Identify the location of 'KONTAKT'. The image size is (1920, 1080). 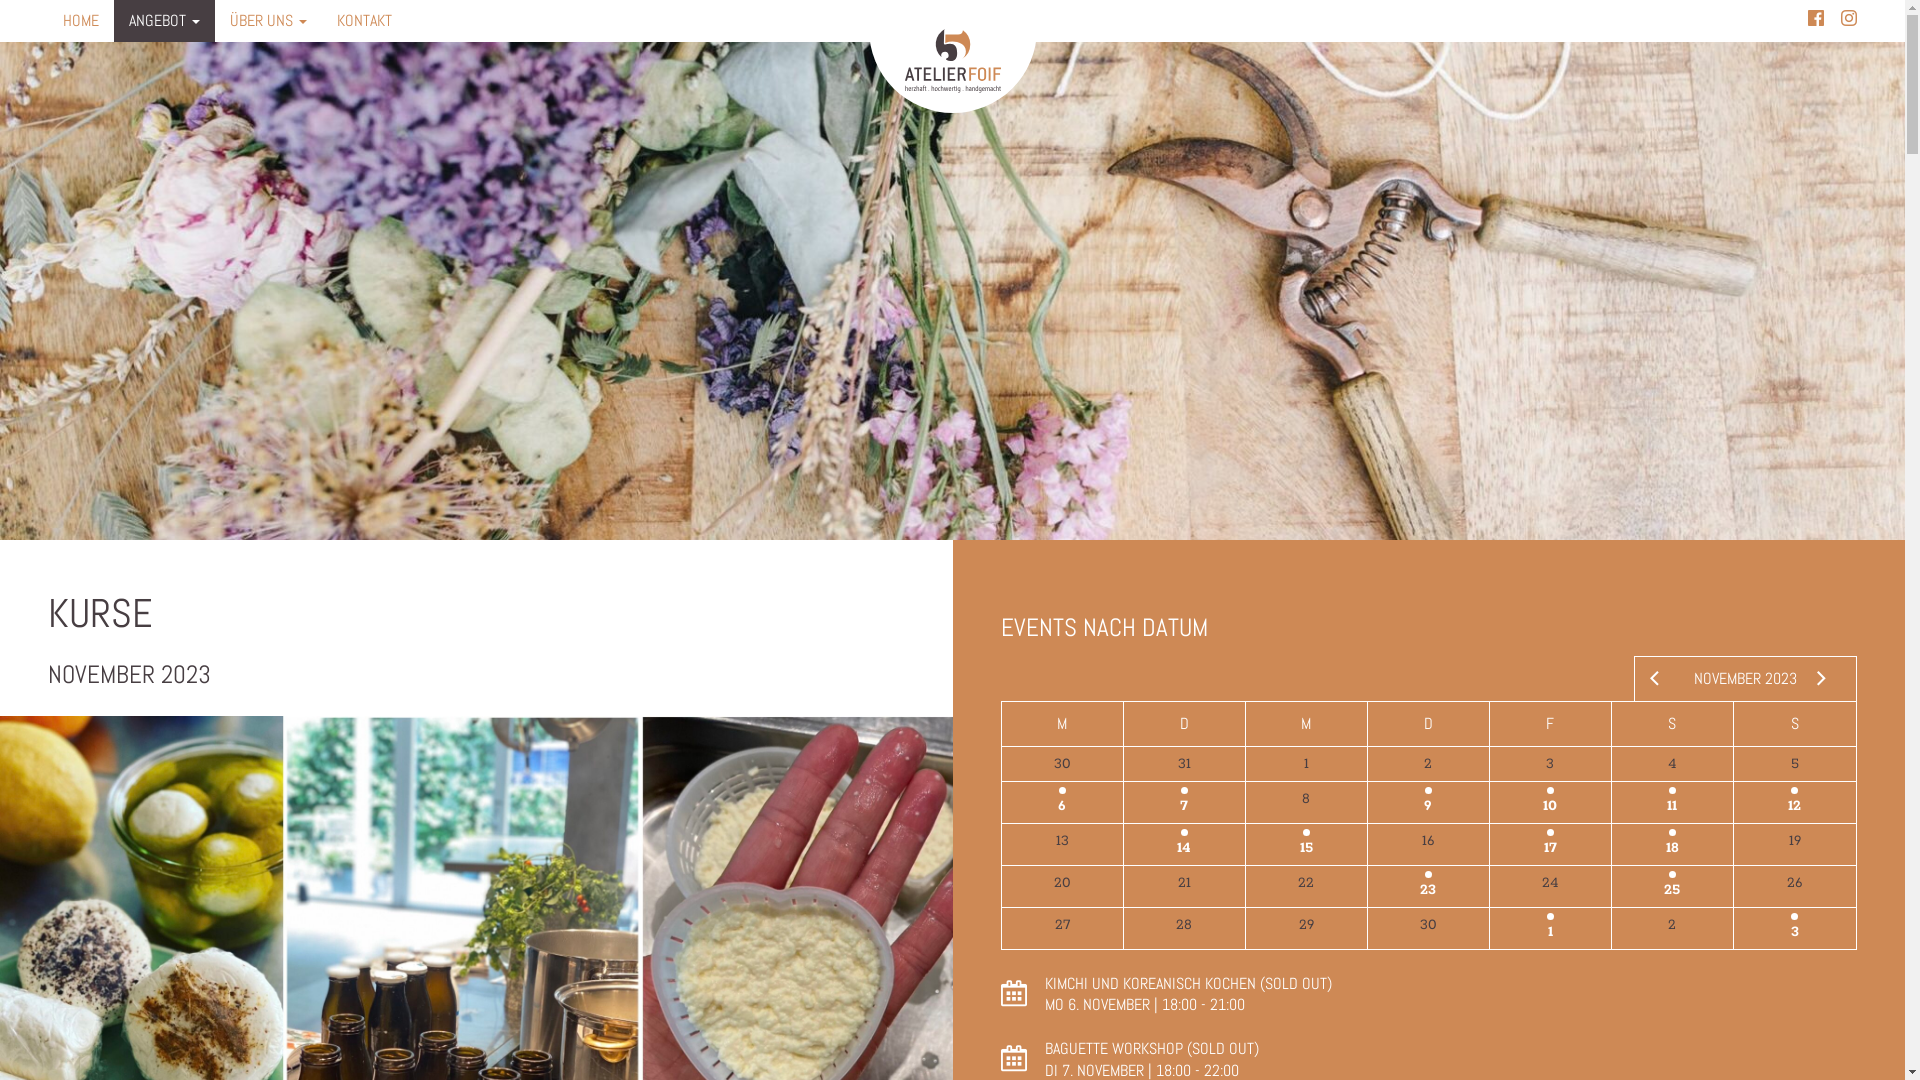
(321, 20).